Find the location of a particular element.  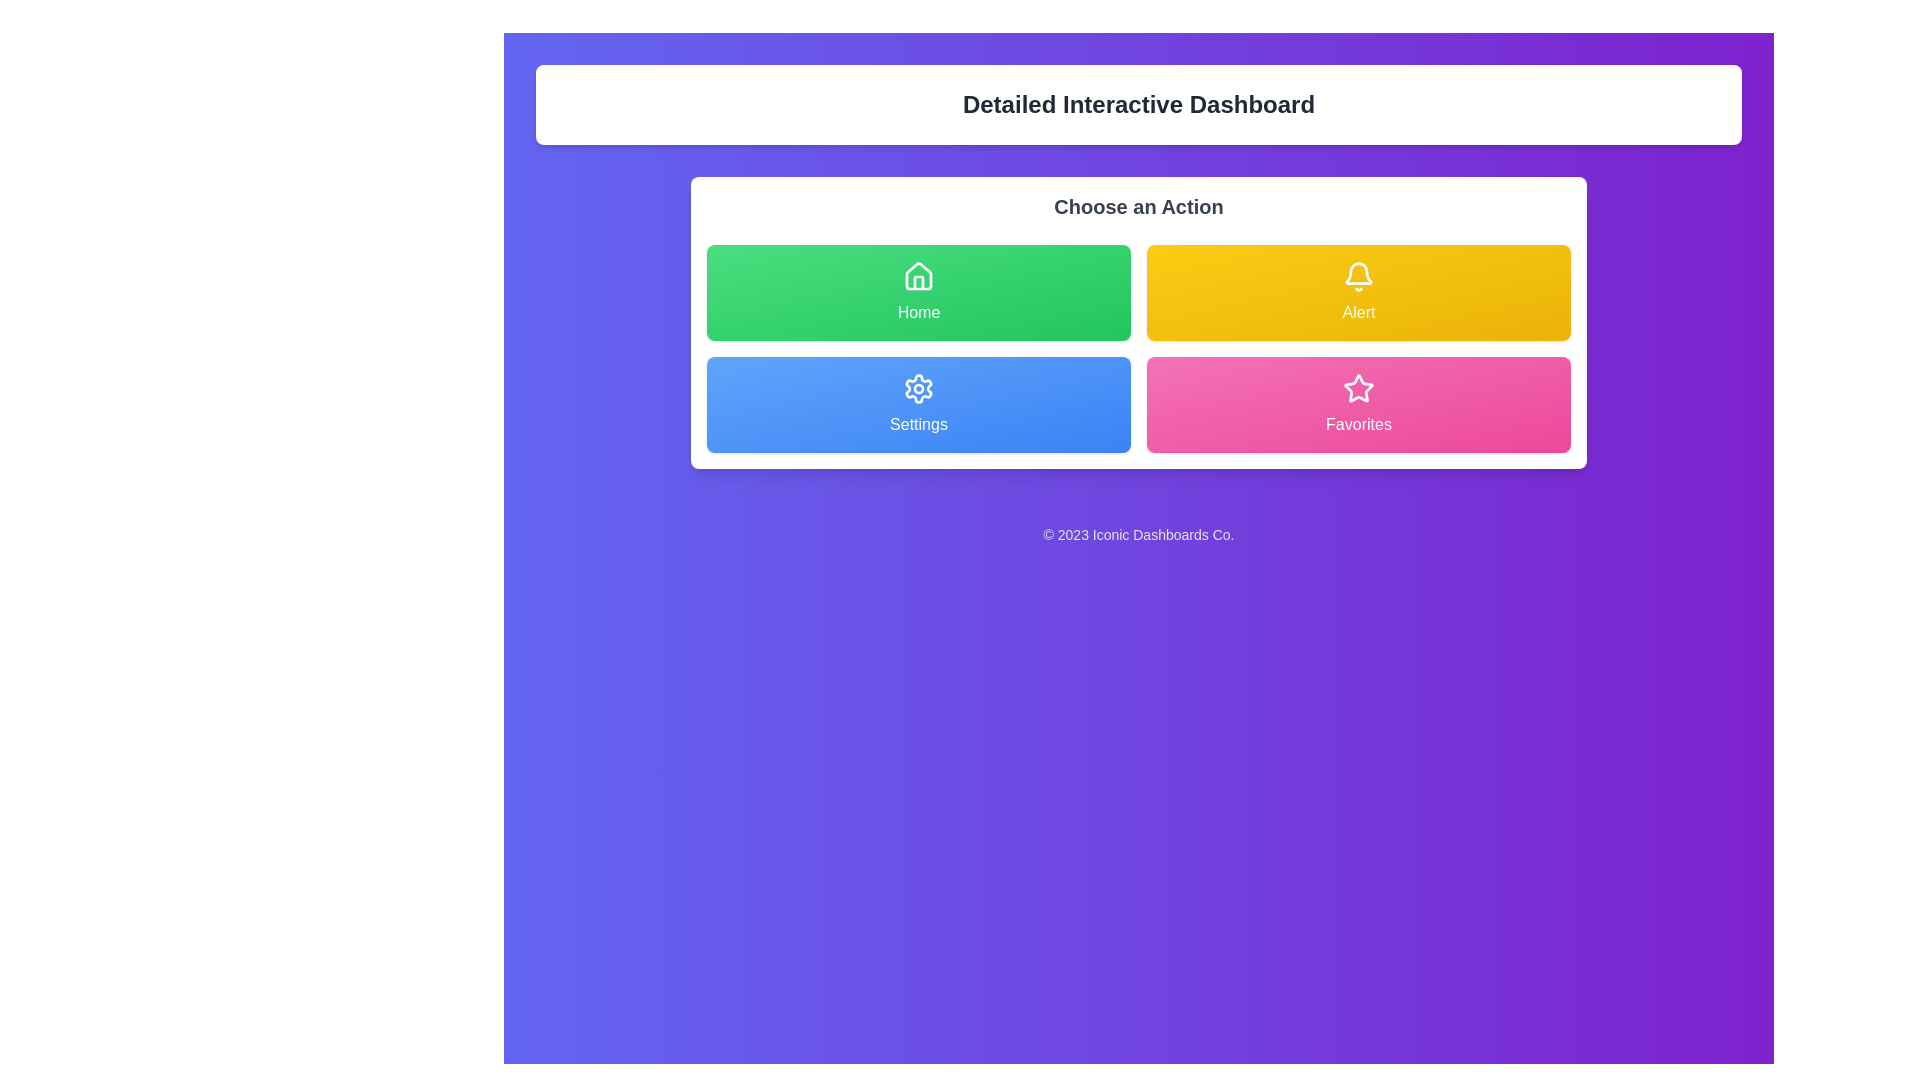

the 'Favorites' button located in the bottom-right slot of the 2x2 grid layout within the 'Choose an Action' section is located at coordinates (1358, 405).